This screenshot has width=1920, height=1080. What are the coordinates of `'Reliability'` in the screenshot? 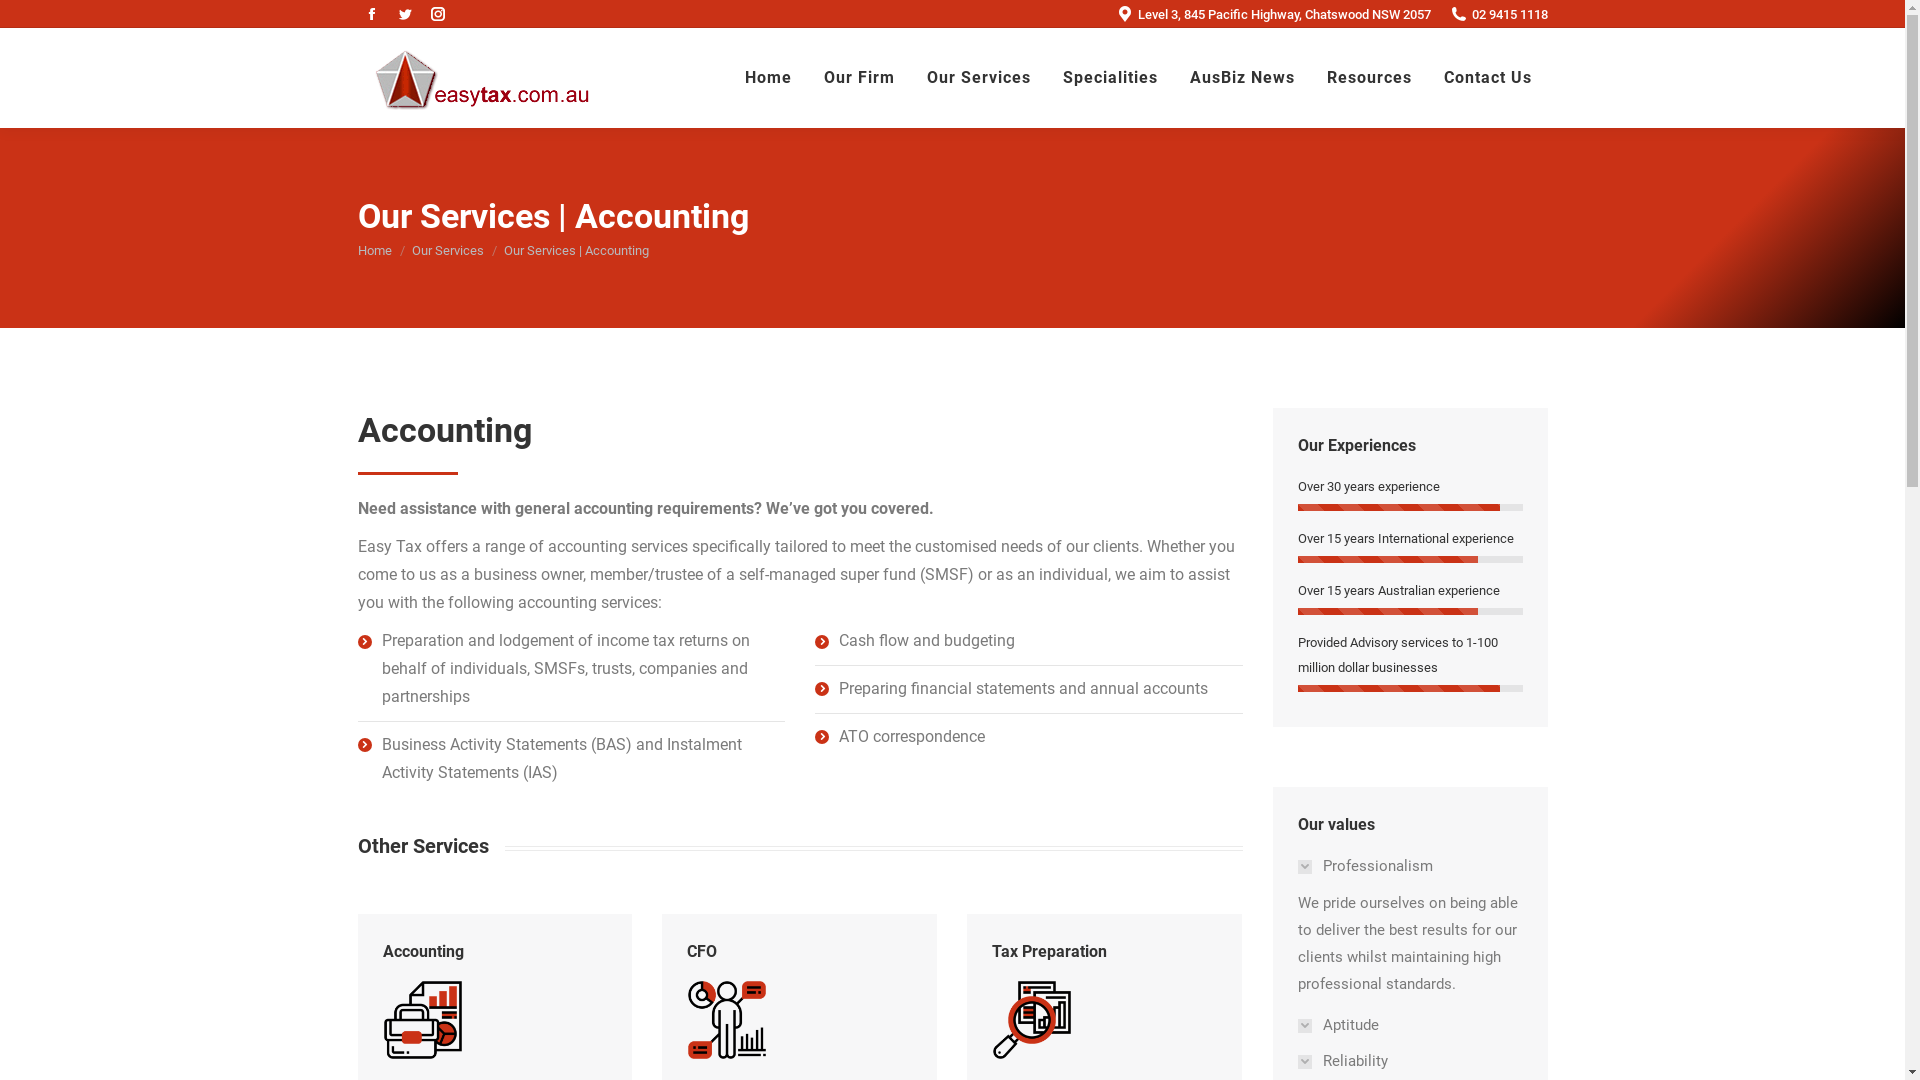 It's located at (1350, 1060).